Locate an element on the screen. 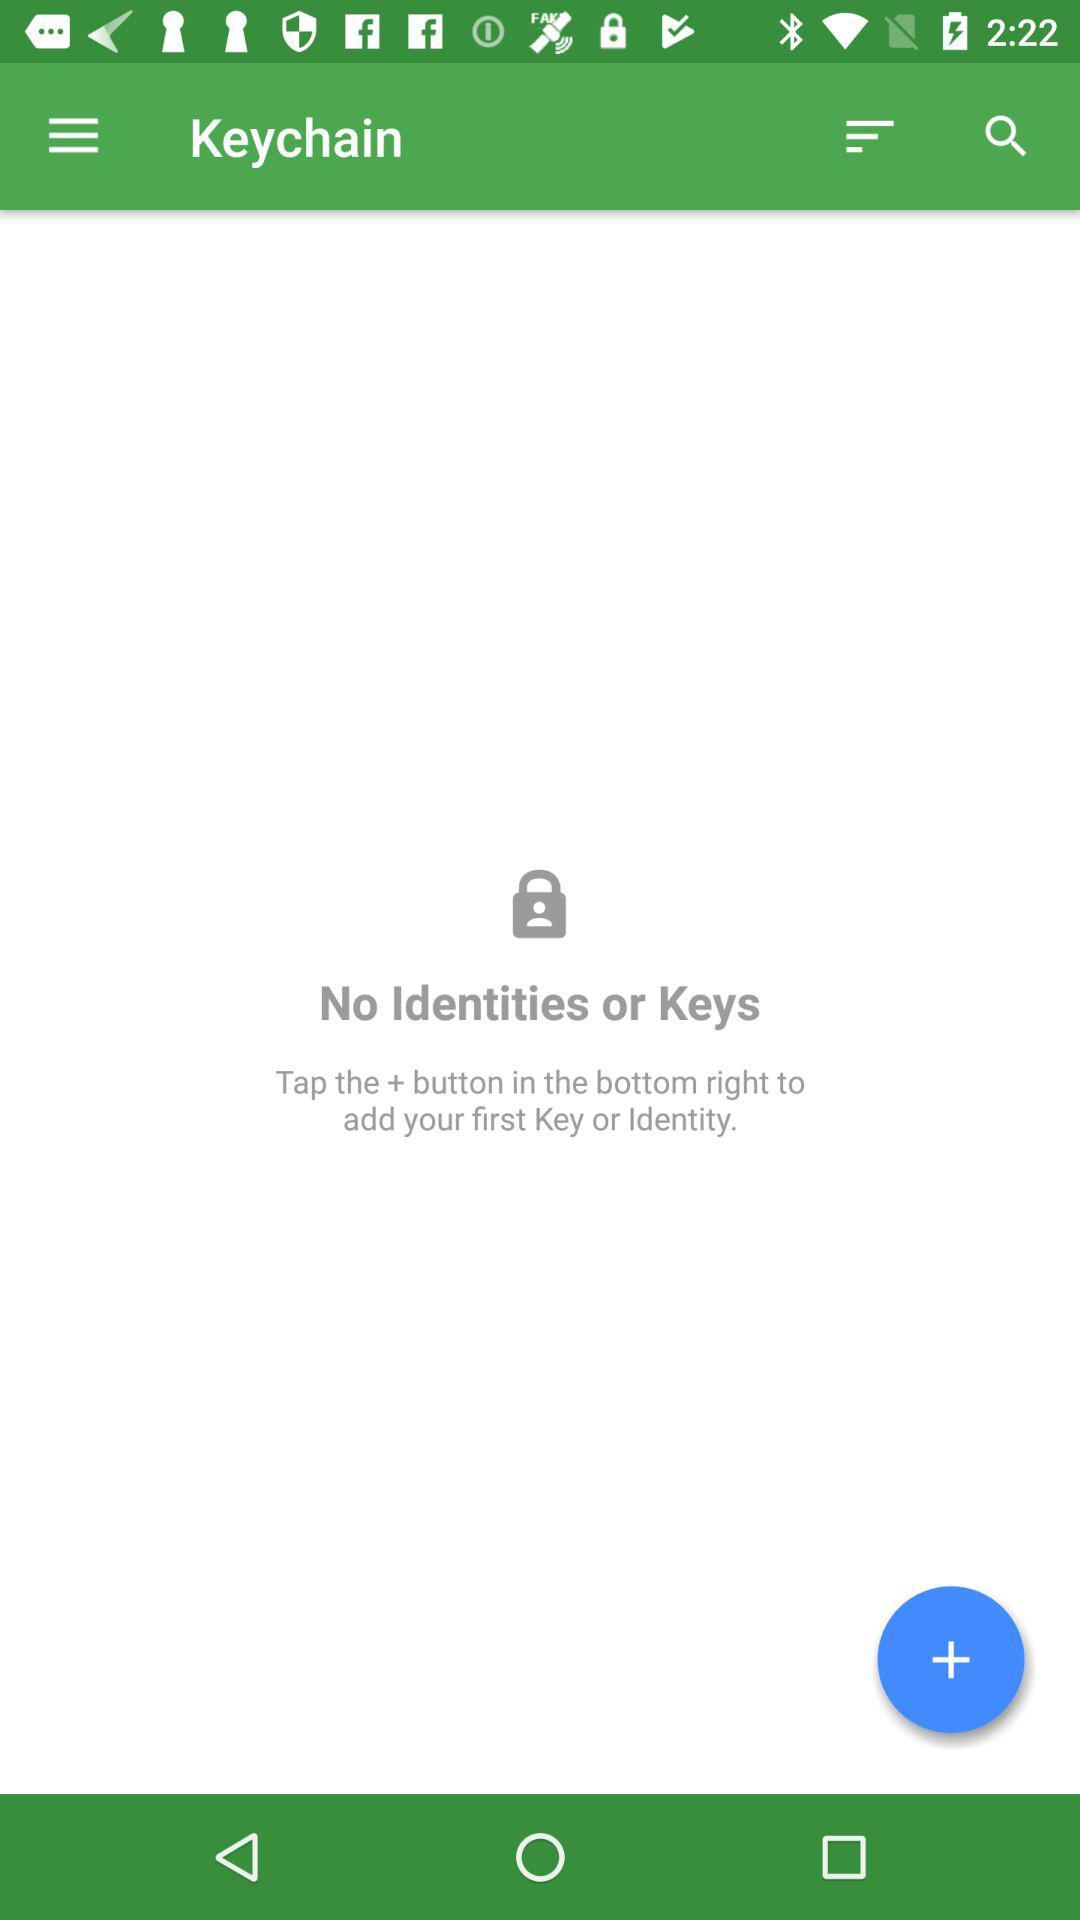 The width and height of the screenshot is (1080, 1920). first item is located at coordinates (950, 1659).